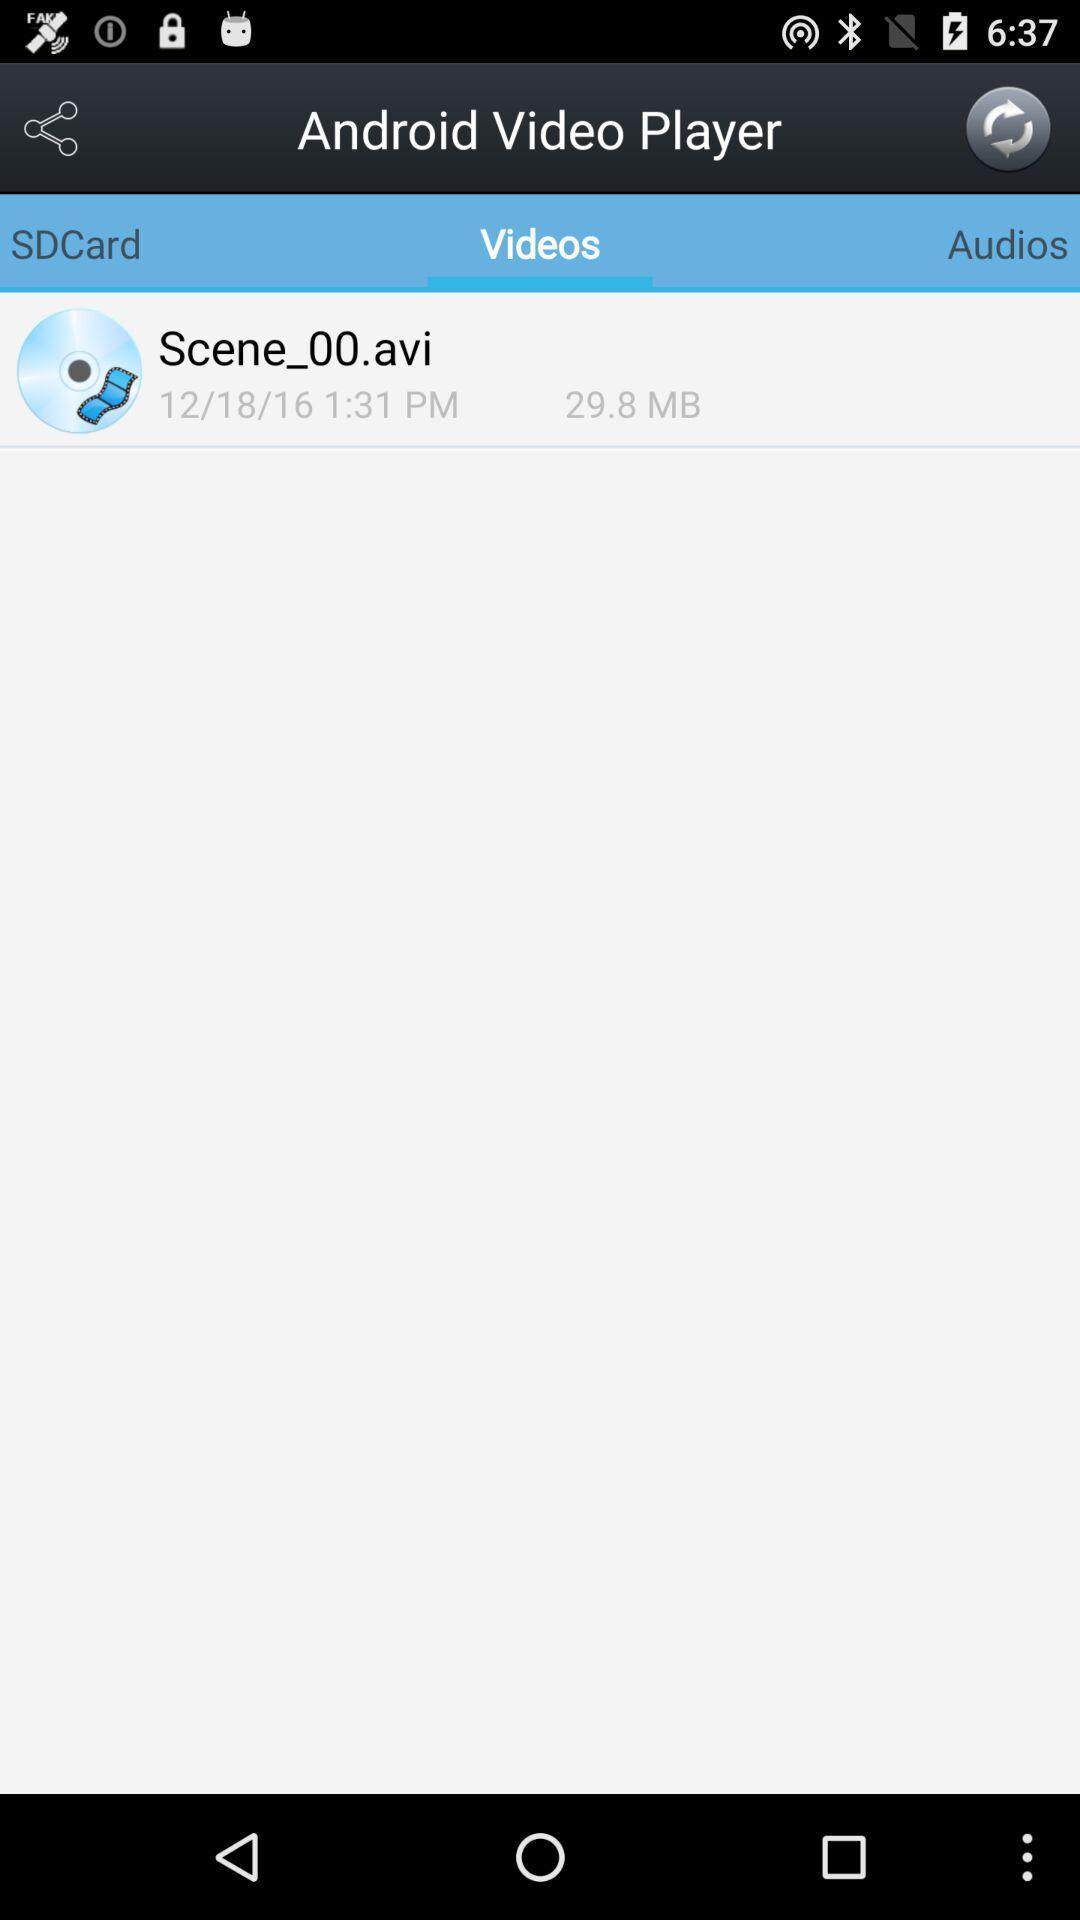 This screenshot has height=1920, width=1080. Describe the element at coordinates (1008, 136) in the screenshot. I see `the refresh icon` at that location.